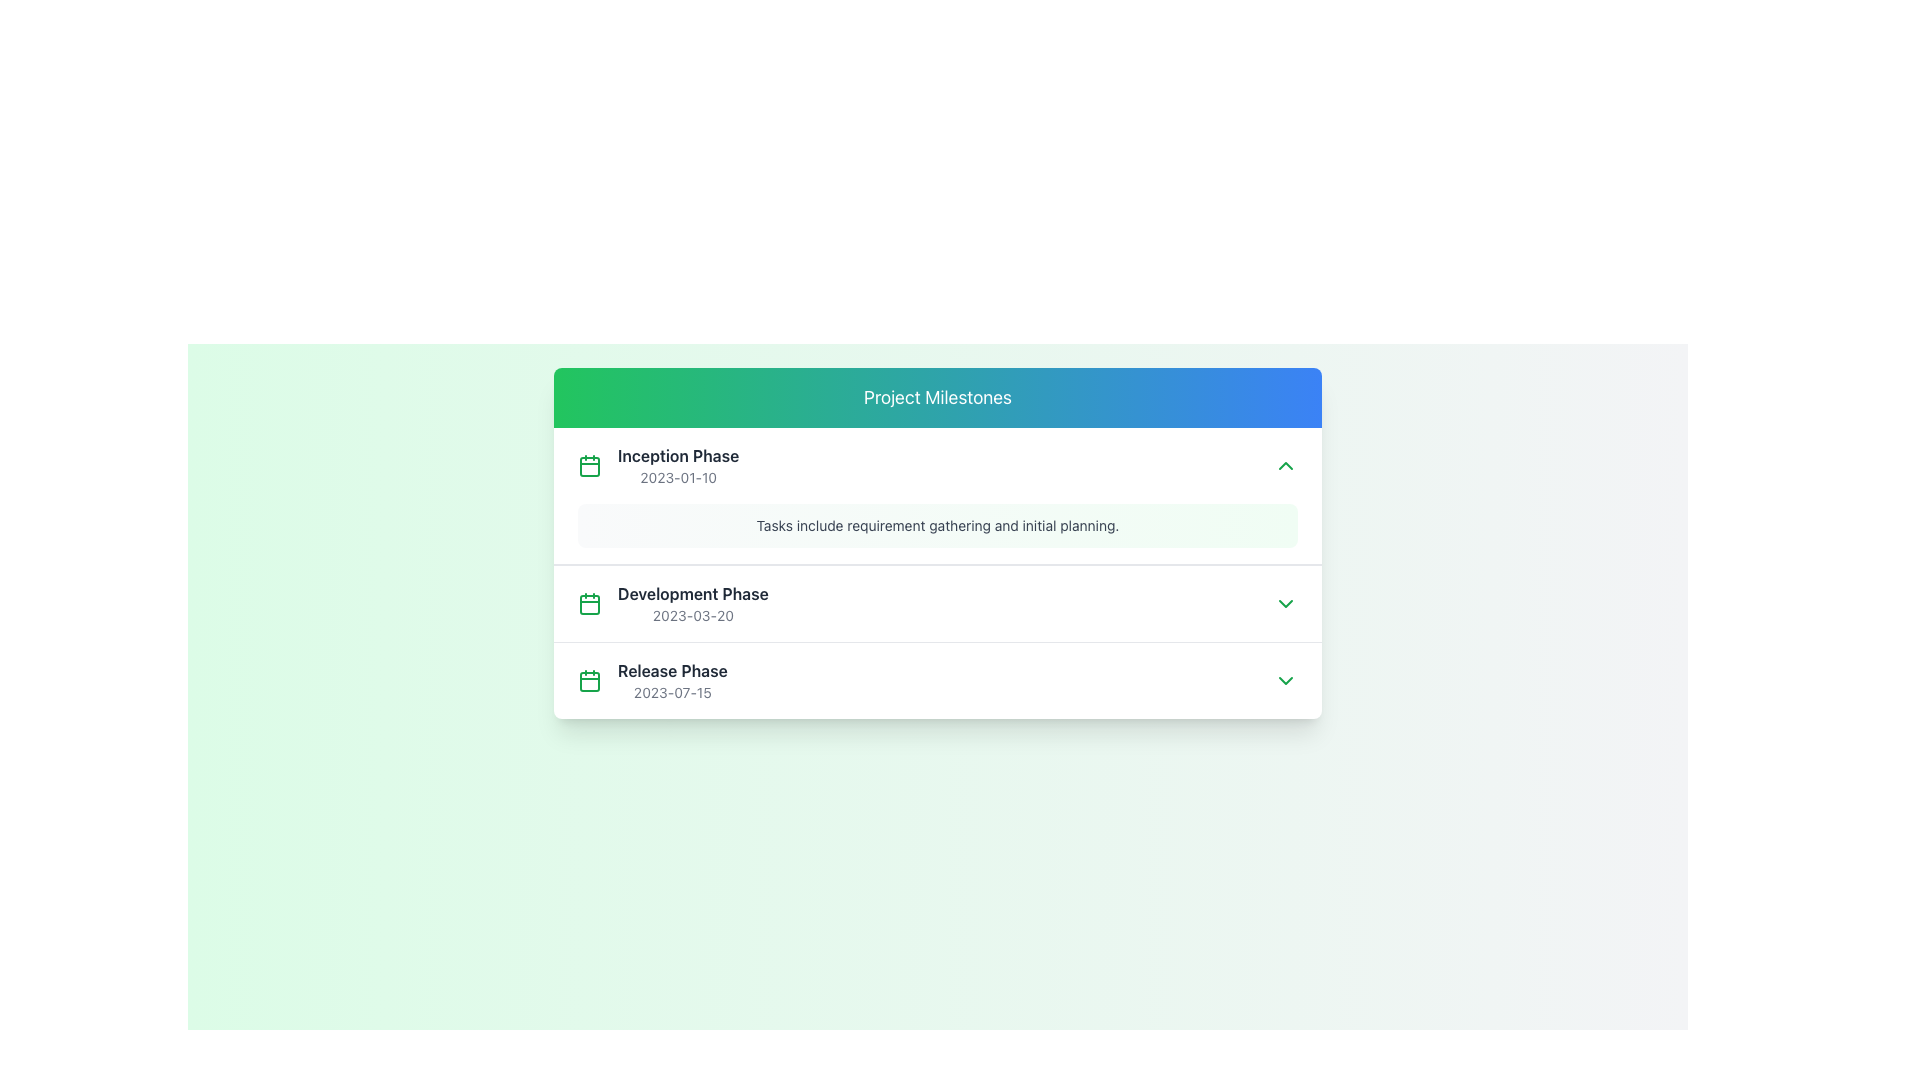 The image size is (1920, 1080). I want to click on the 'Release Phase' text label which is part of the project milestones list, prominently displayed in dark gray and styled in bold sans-serif font, so click(672, 671).